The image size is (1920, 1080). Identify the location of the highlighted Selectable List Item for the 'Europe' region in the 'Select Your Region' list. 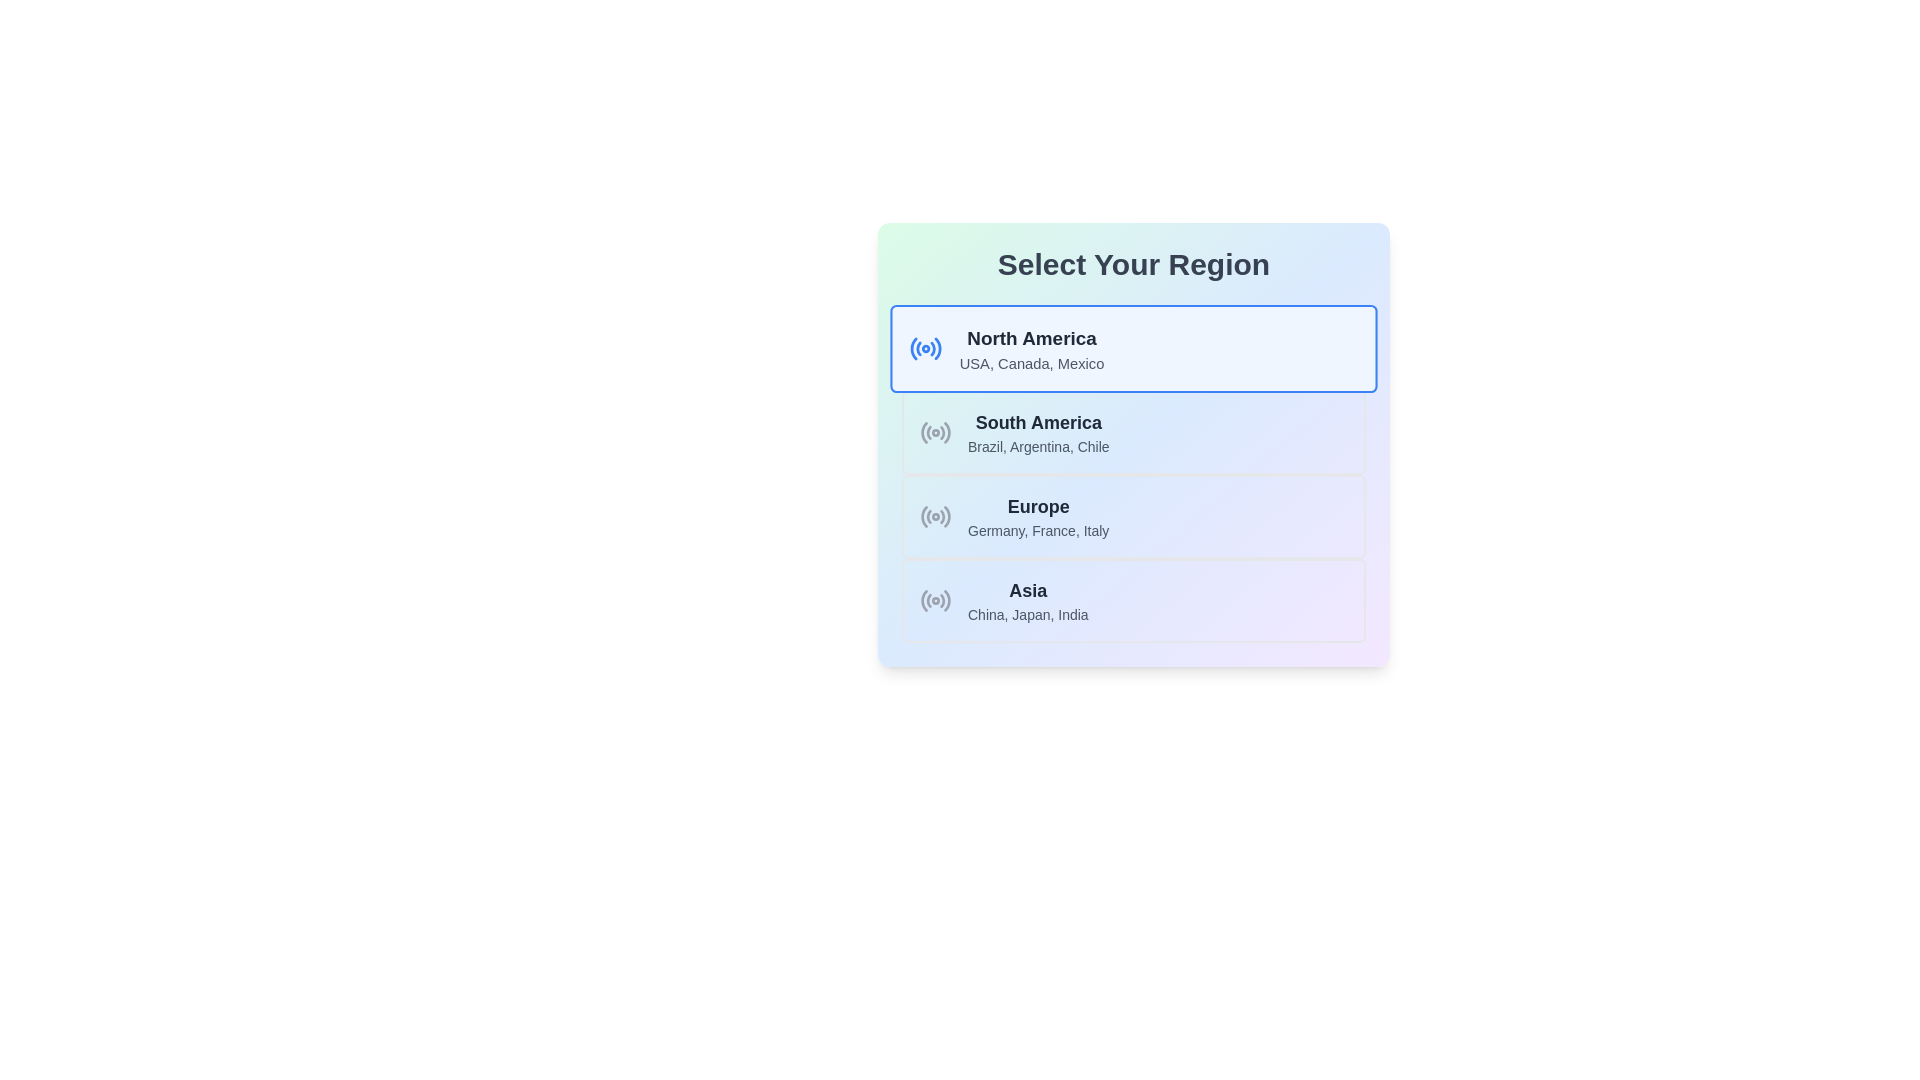
(1038, 515).